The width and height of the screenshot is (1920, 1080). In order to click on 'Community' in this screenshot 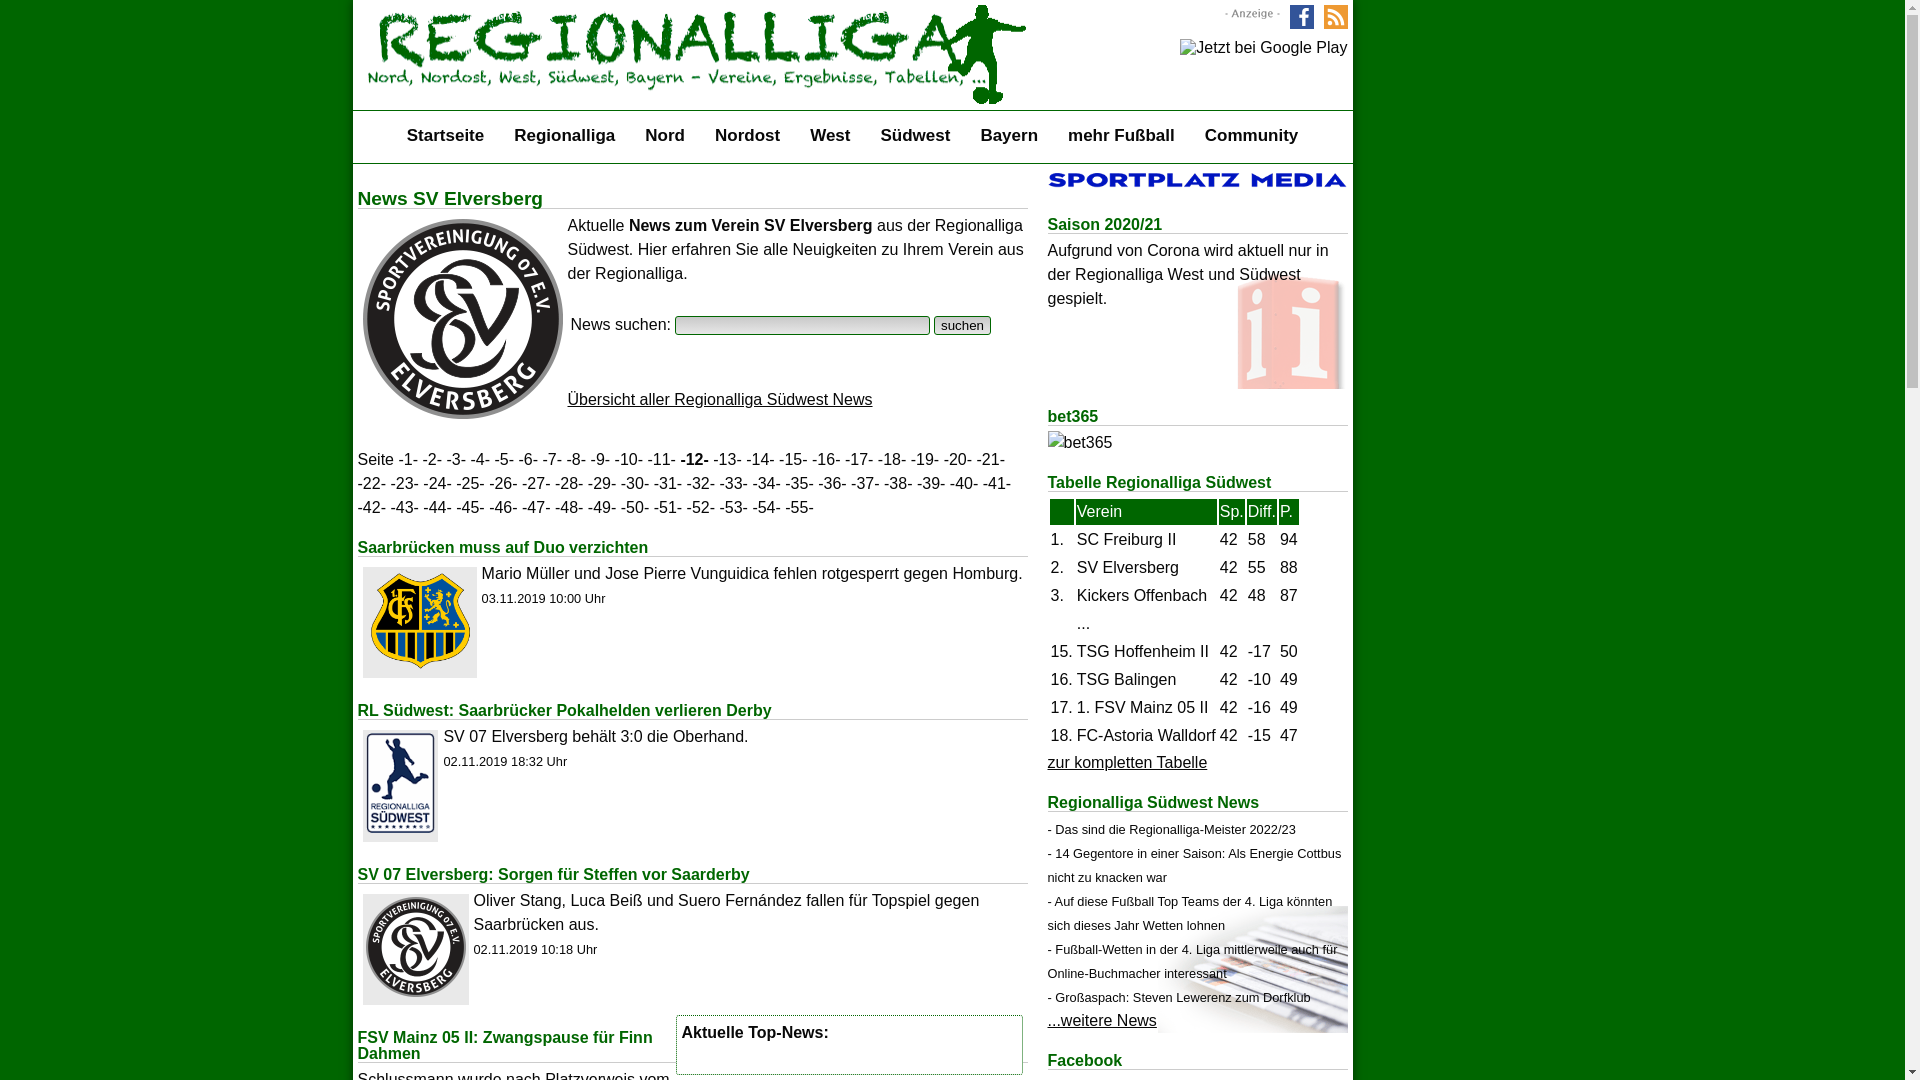, I will do `click(1251, 135)`.